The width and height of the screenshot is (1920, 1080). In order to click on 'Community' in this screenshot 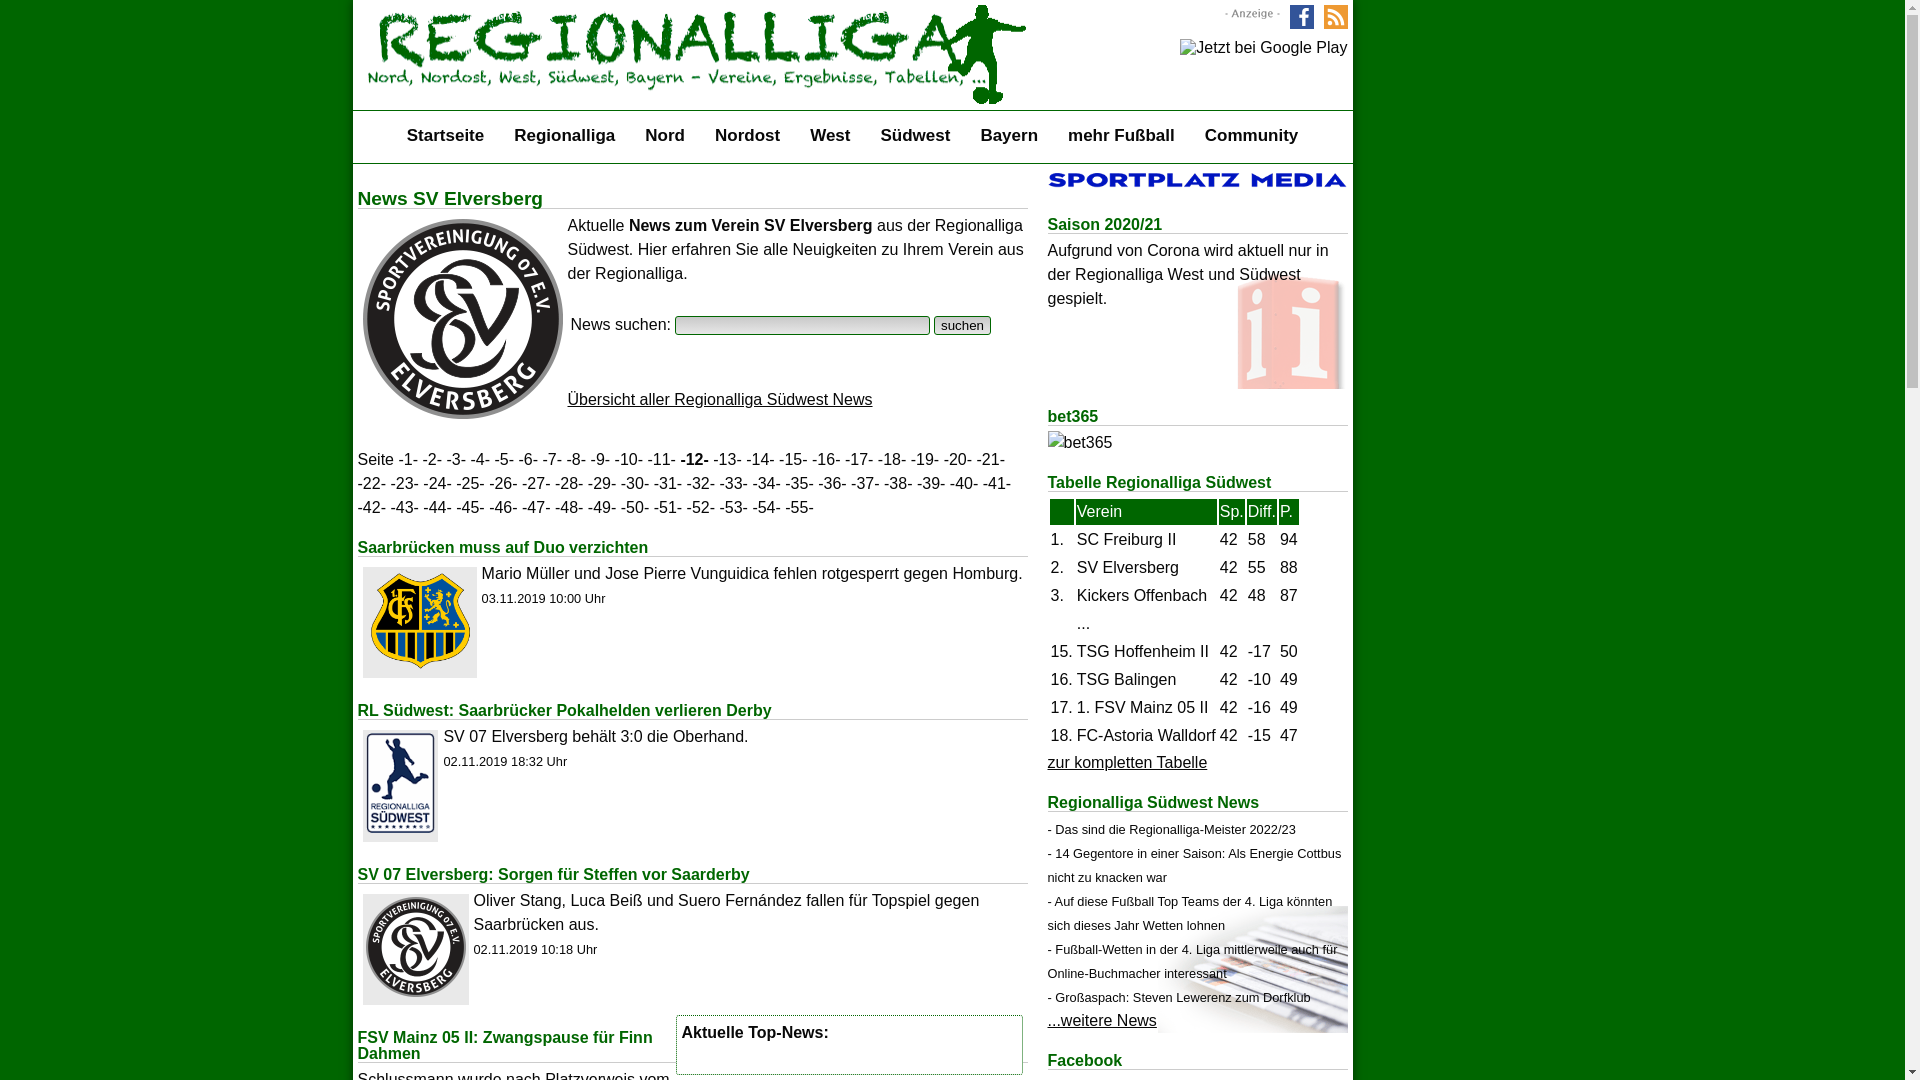, I will do `click(1251, 135)`.